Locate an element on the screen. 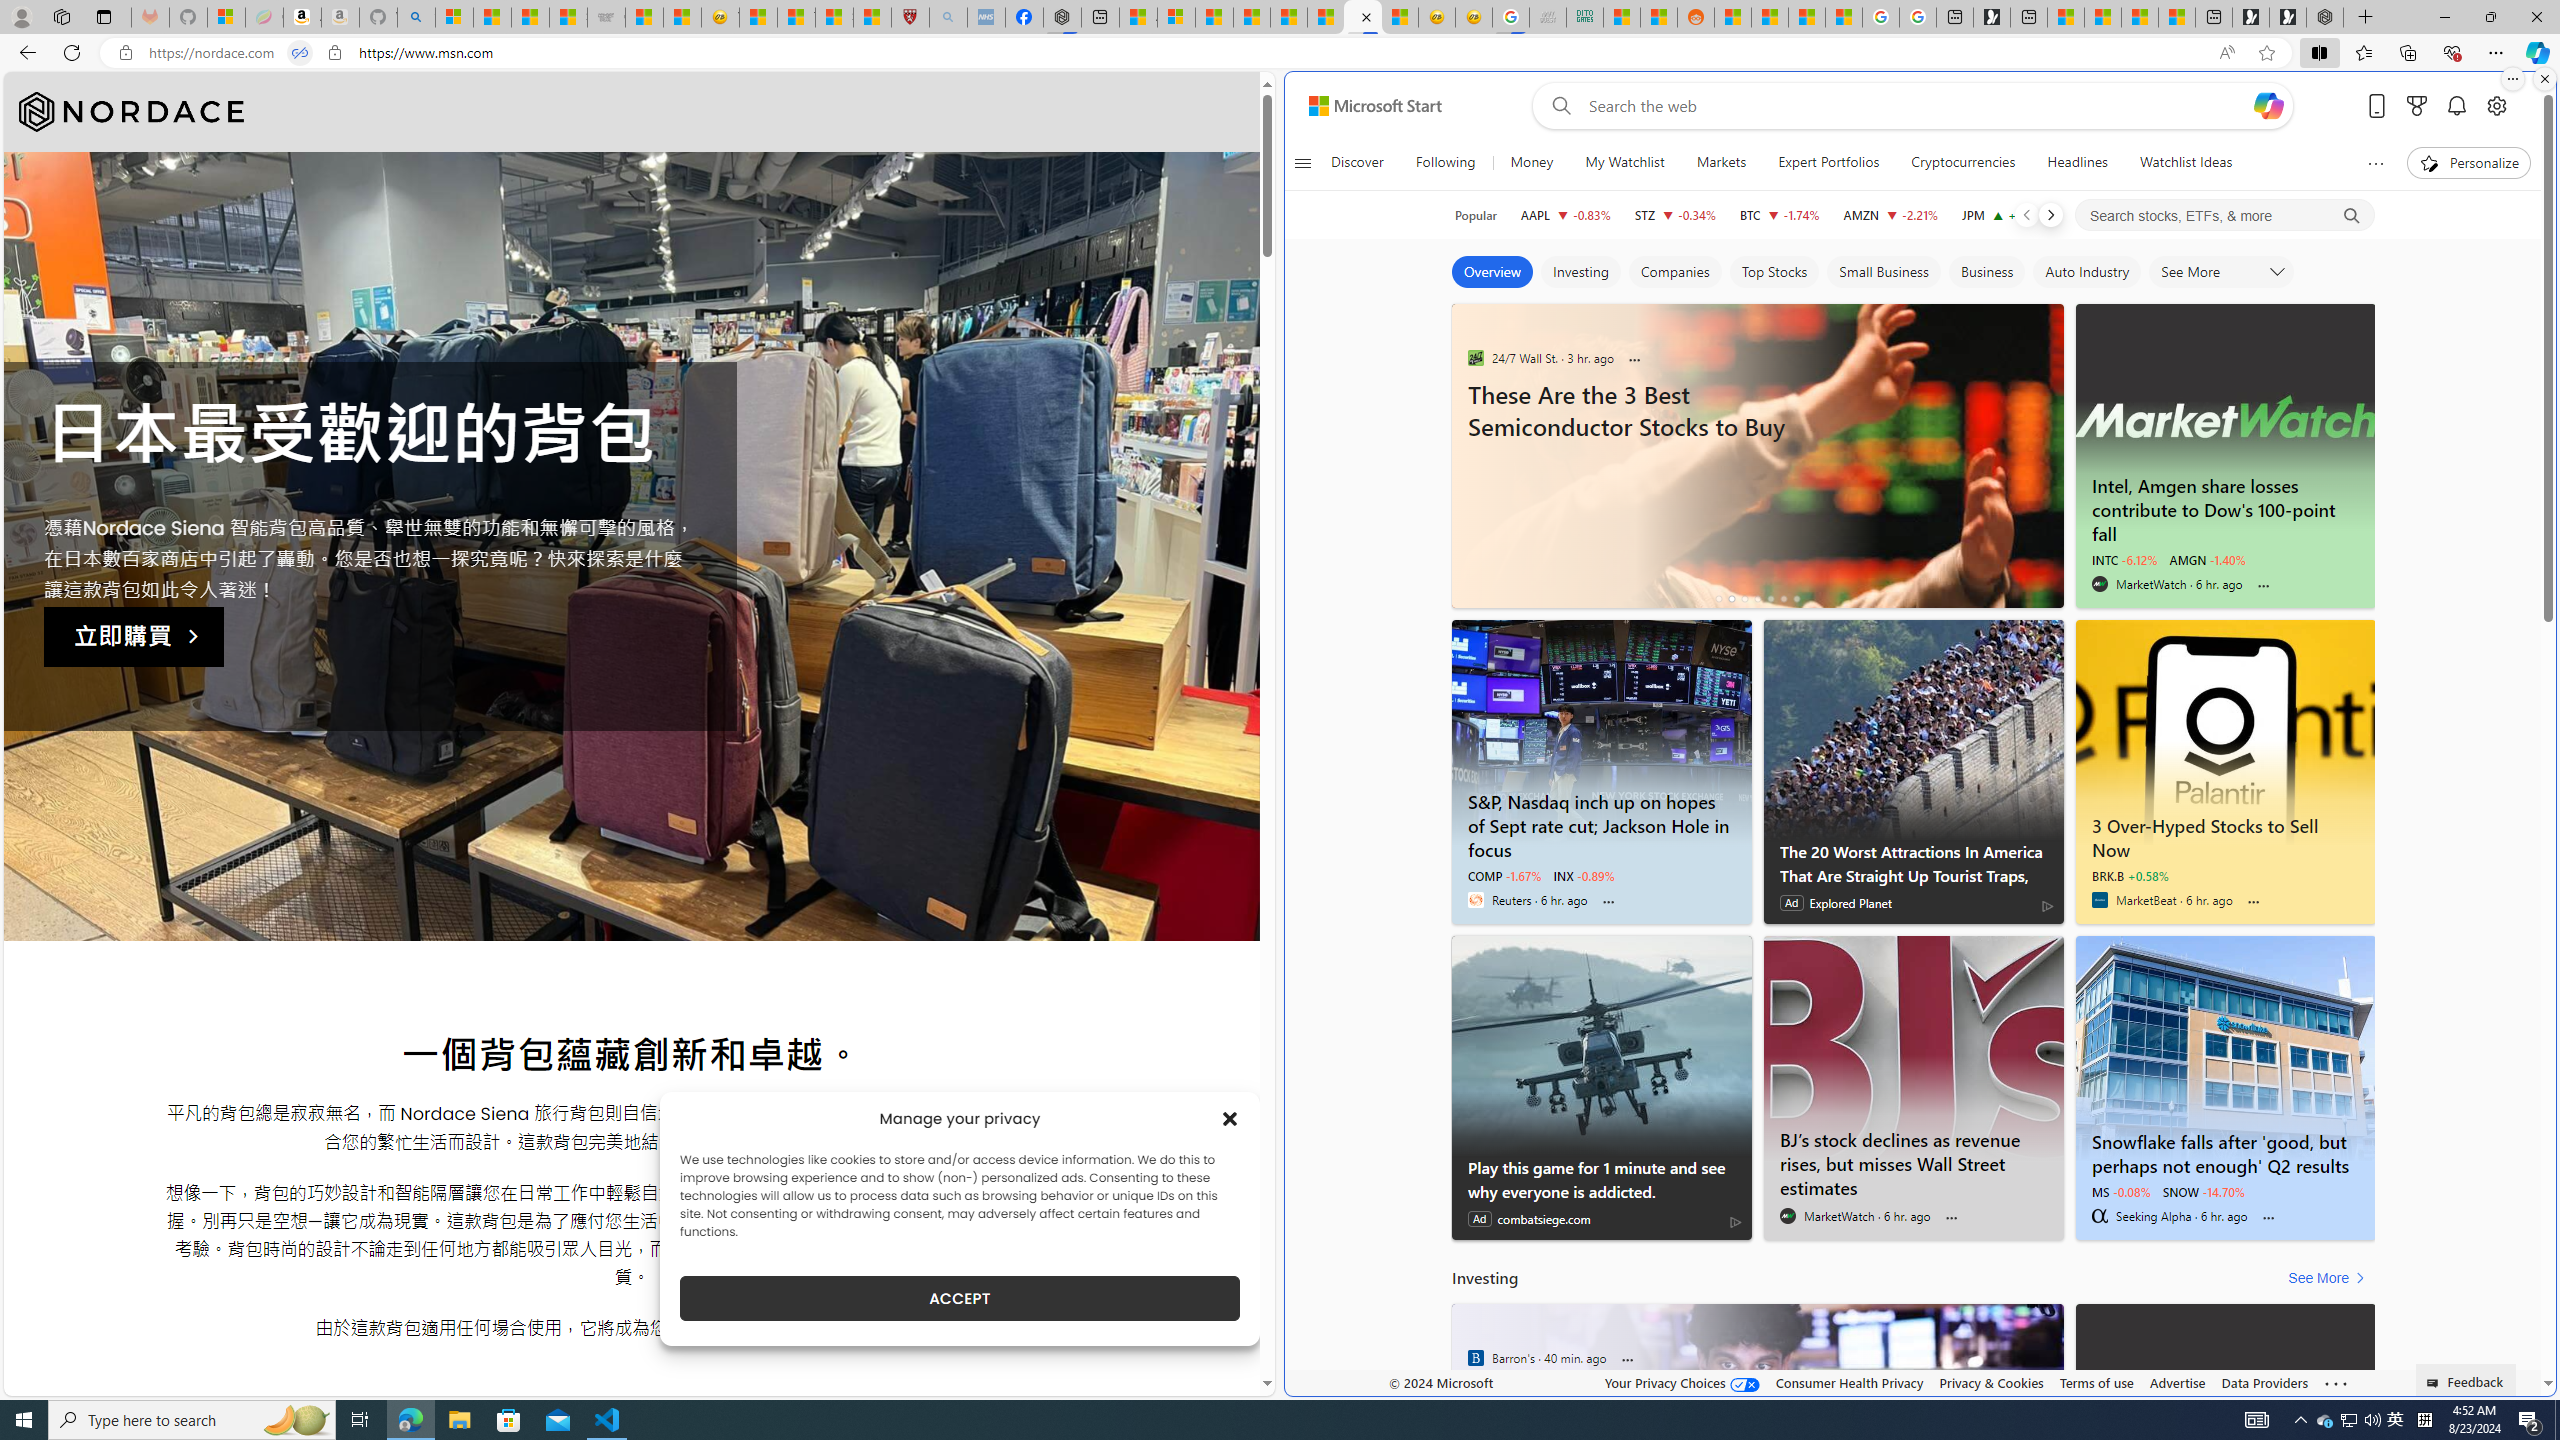 This screenshot has height=1440, width=2560. 'Markets' is located at coordinates (1720, 162).